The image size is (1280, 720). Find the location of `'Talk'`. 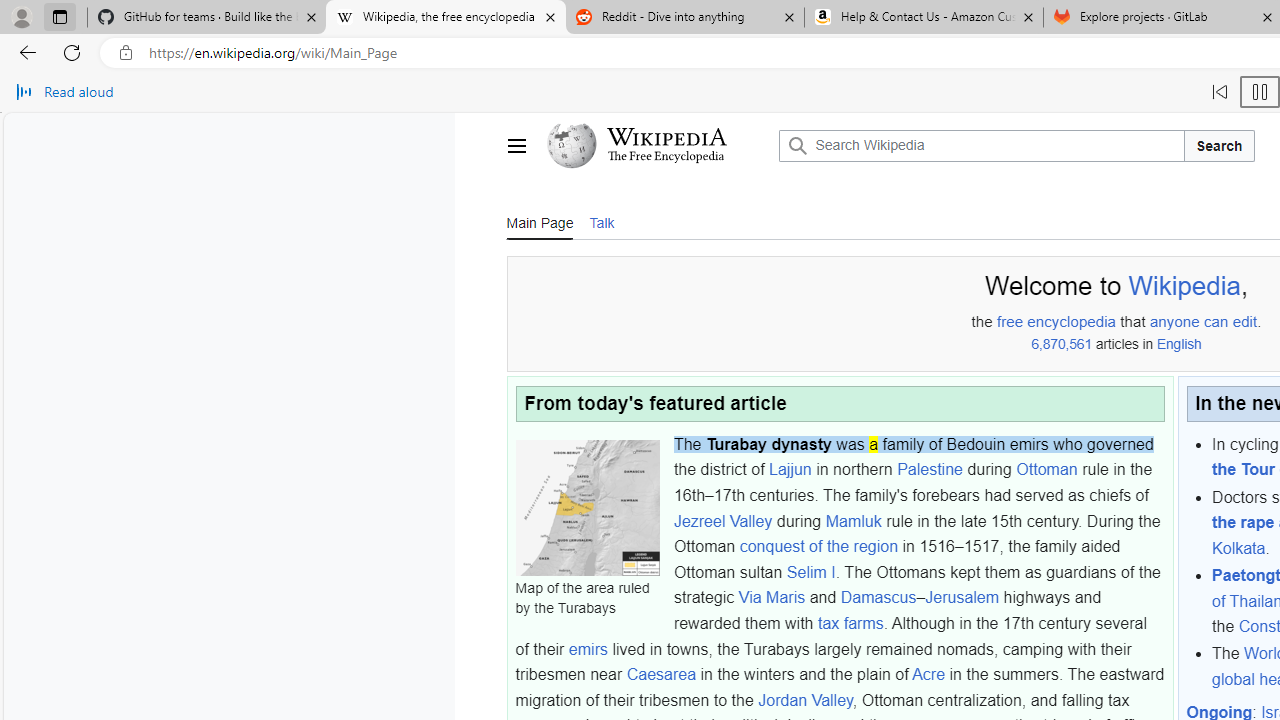

'Talk' is located at coordinates (600, 221).